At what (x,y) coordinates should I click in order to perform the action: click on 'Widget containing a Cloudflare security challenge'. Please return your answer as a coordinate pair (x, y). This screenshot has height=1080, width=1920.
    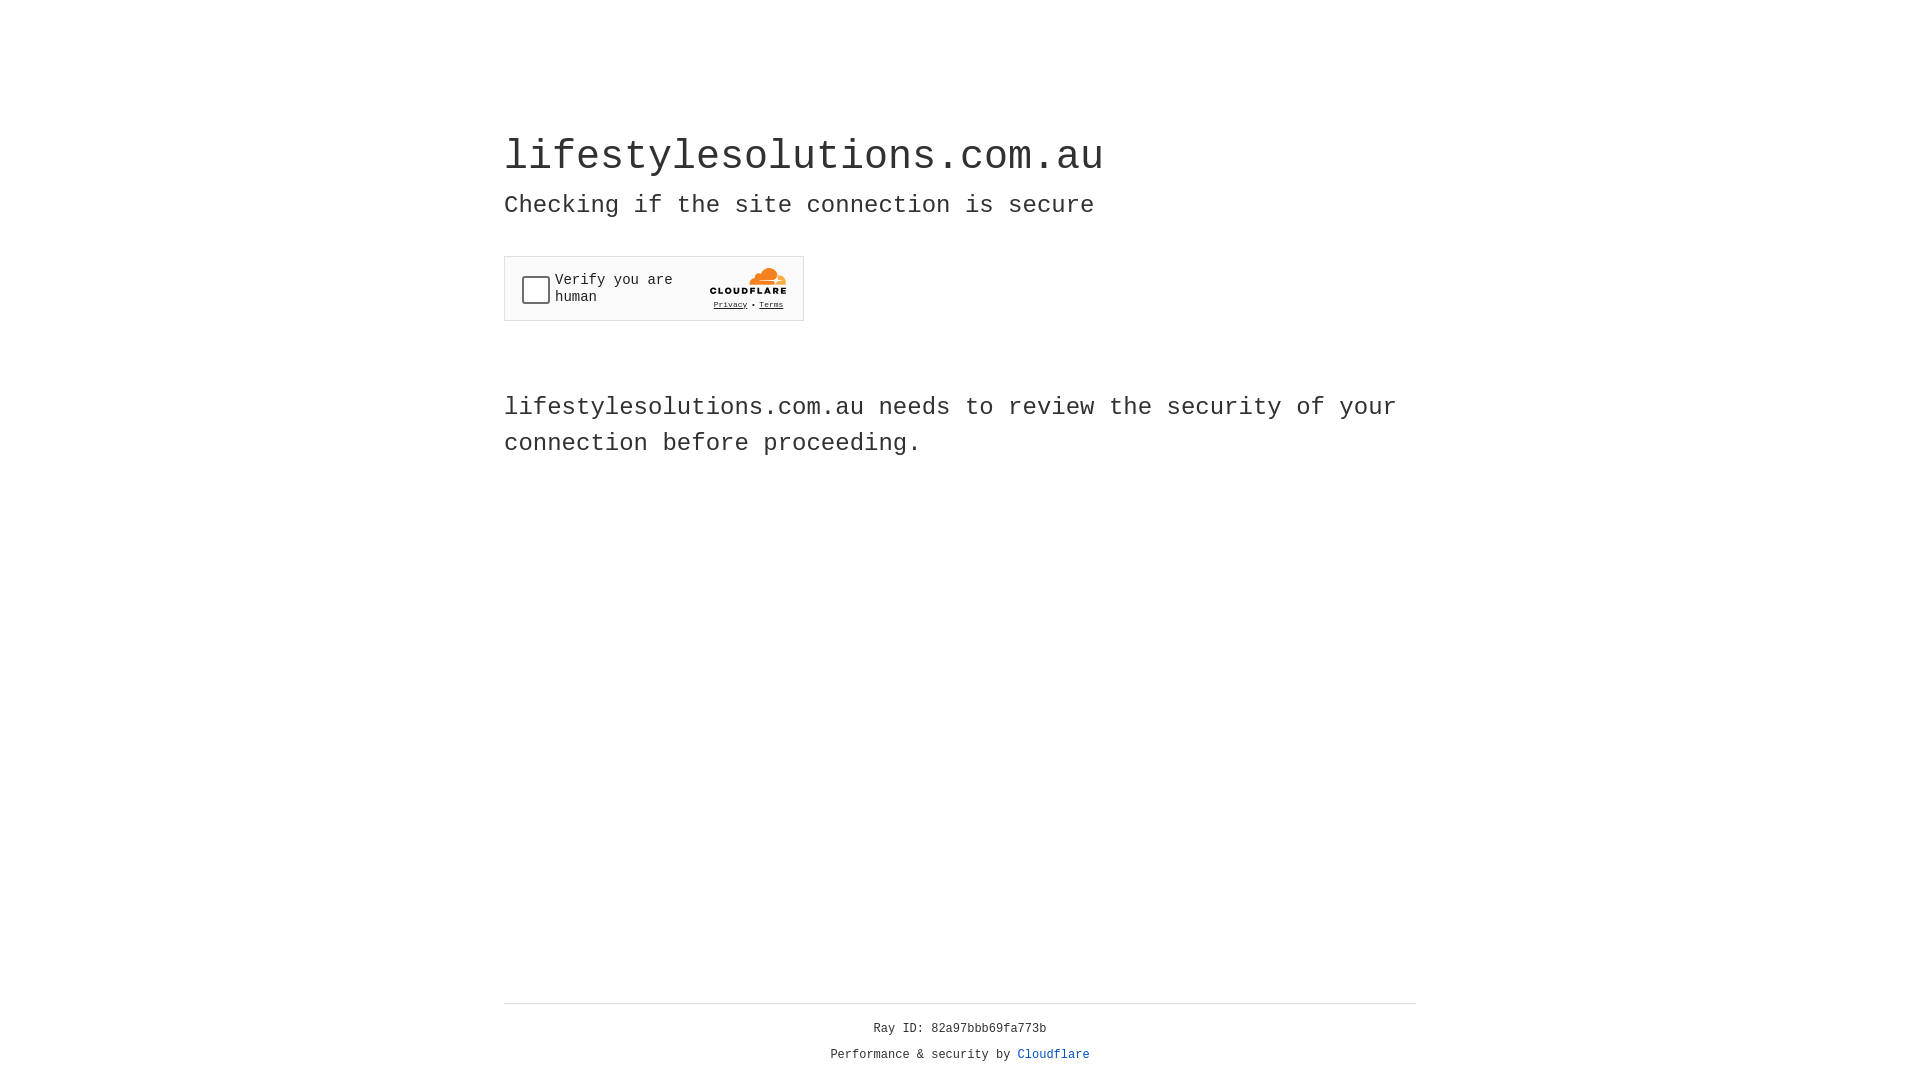
    Looking at the image, I should click on (653, 288).